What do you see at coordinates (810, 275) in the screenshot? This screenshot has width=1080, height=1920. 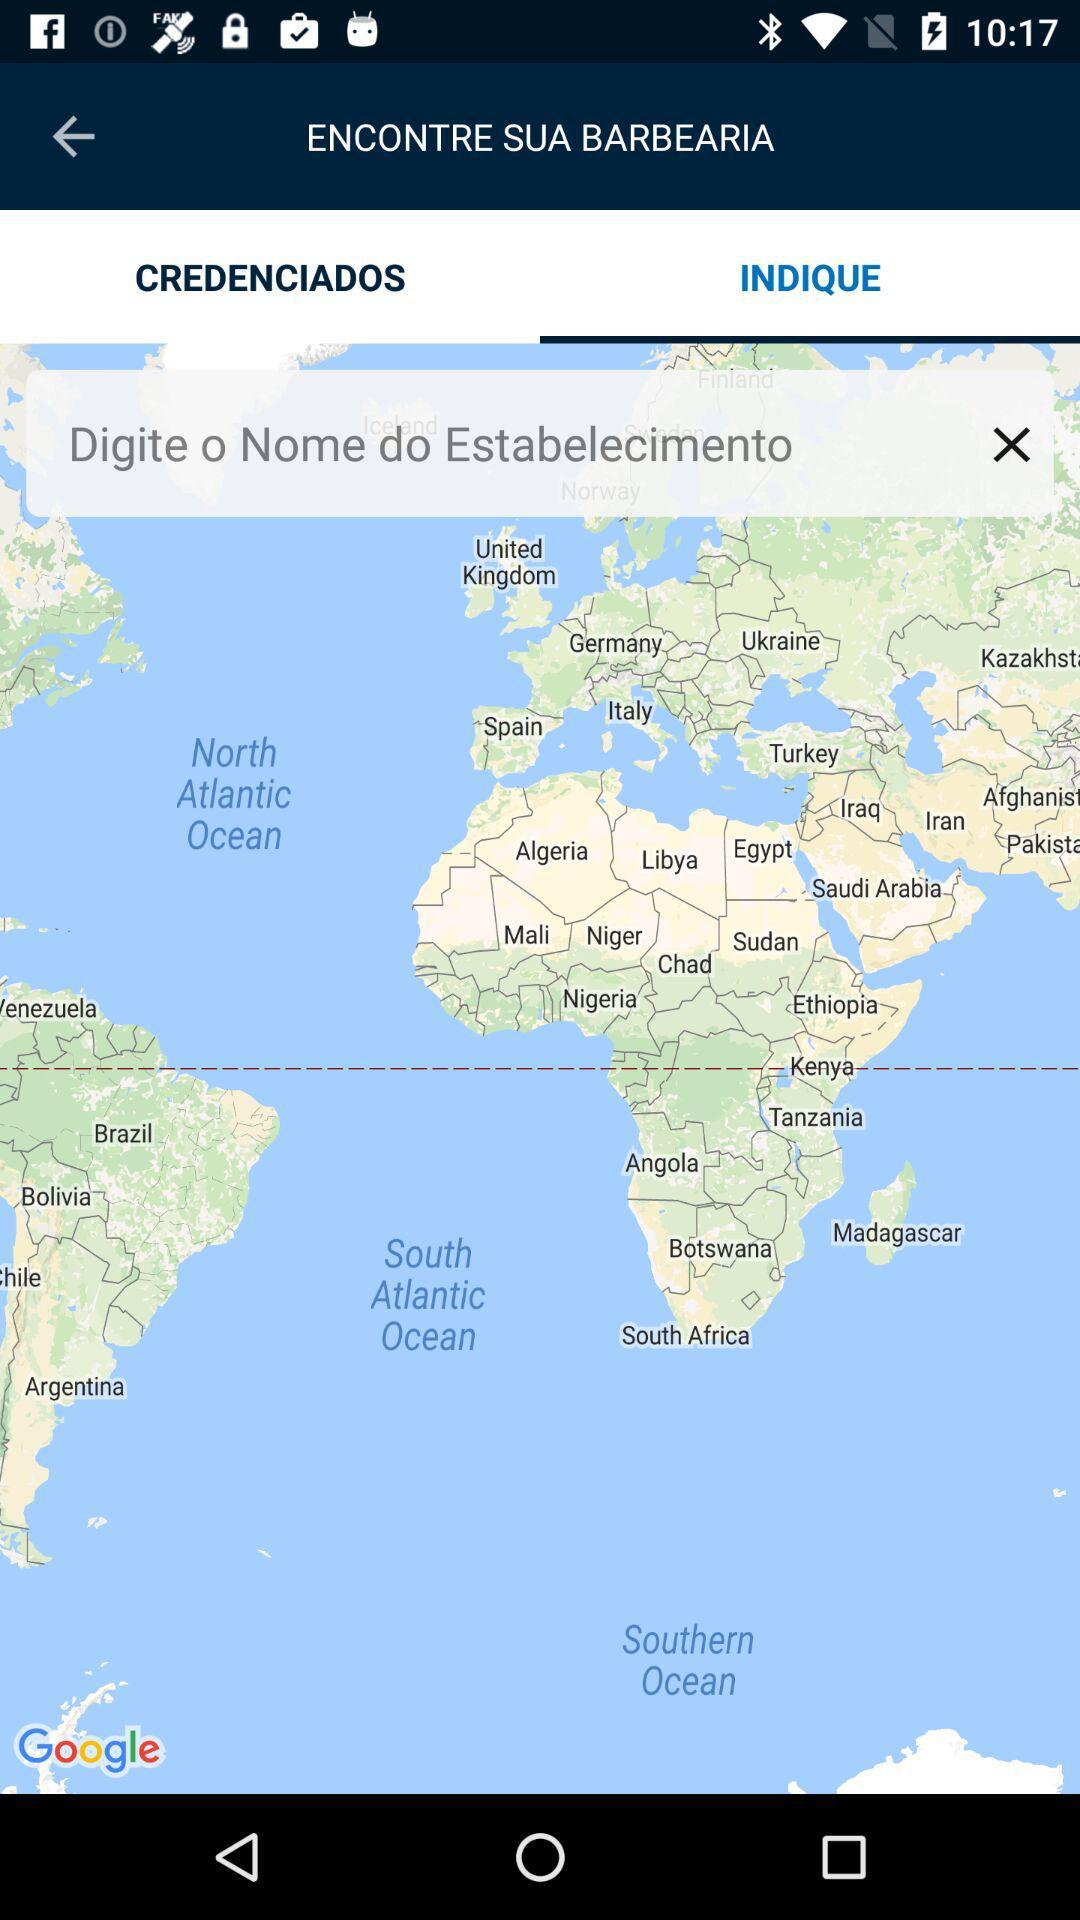 I see `indique icon` at bounding box center [810, 275].